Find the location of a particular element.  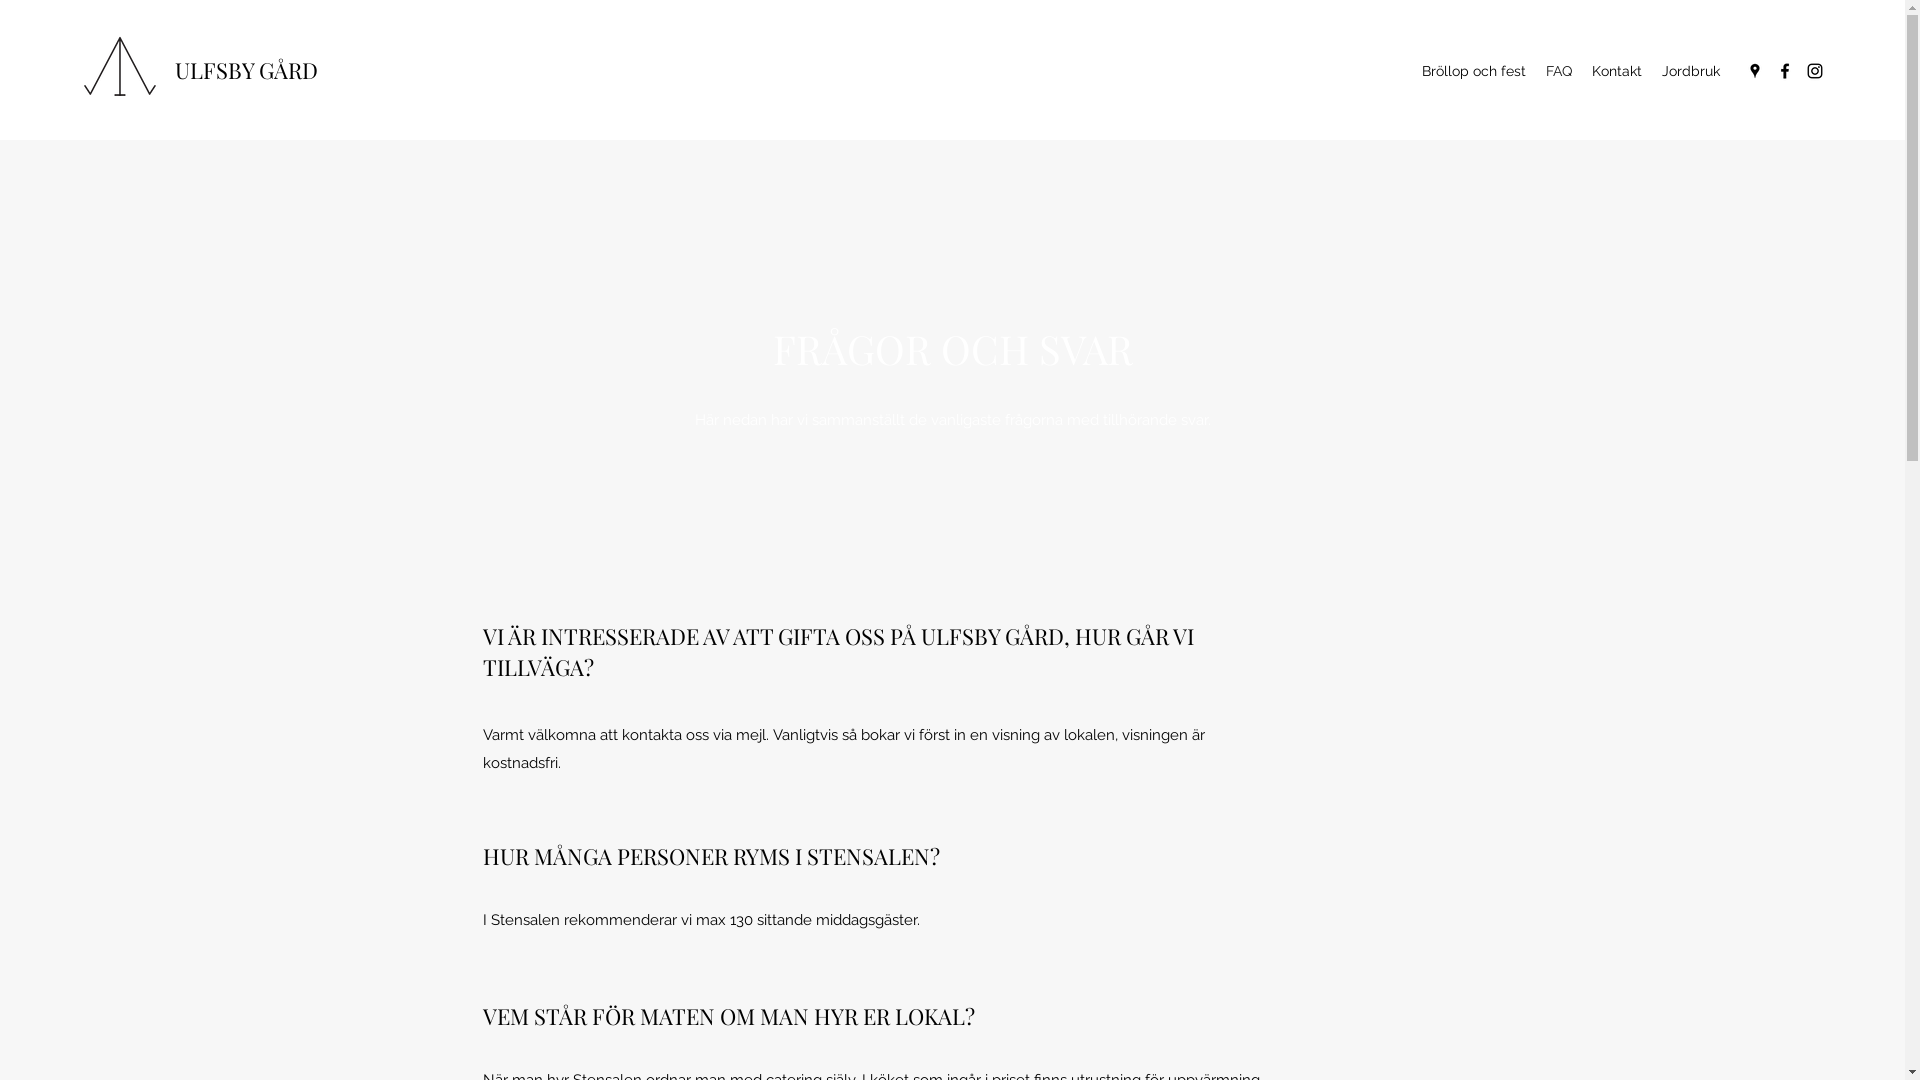

'Kontakt' is located at coordinates (1617, 69).